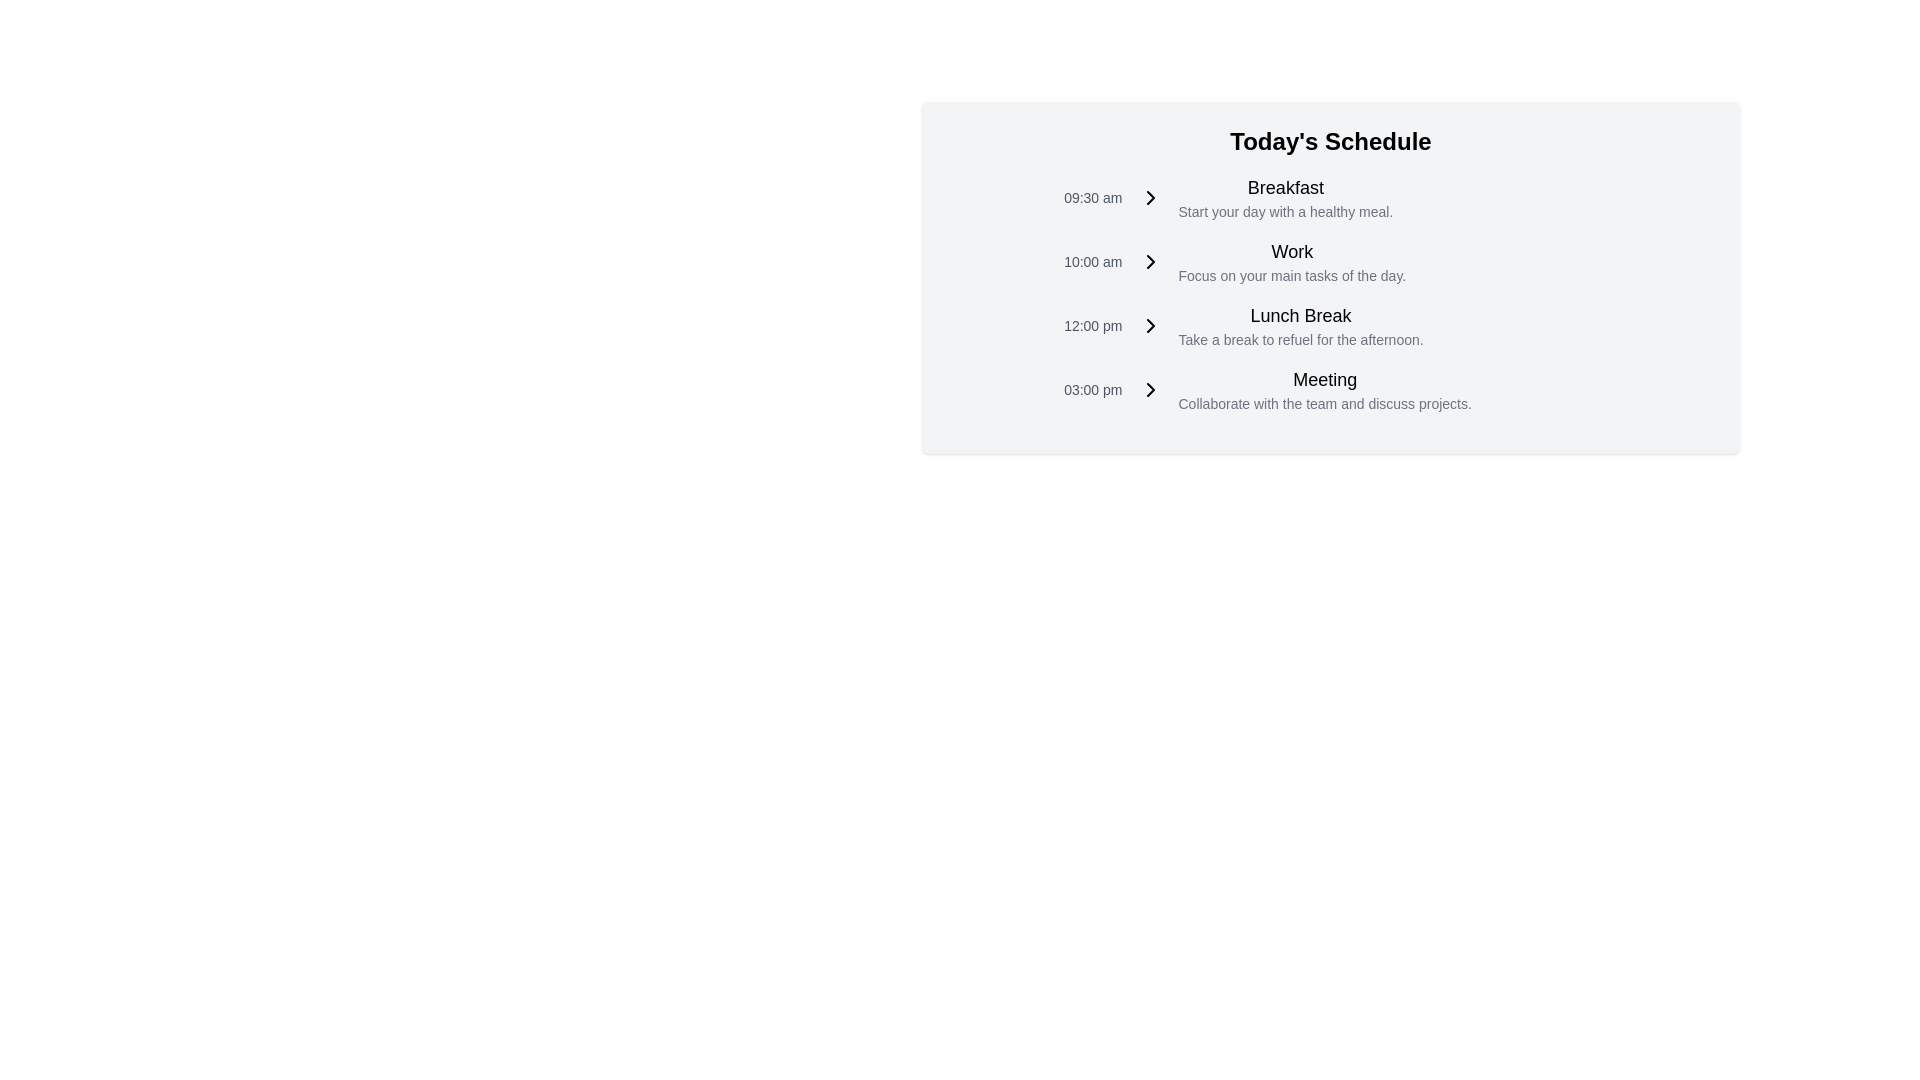 The height and width of the screenshot is (1080, 1920). What do you see at coordinates (1092, 261) in the screenshot?
I see `the text label displaying '10:00 am', which is the second time entry in a schedule list, located below '09:30 am' and above '12:00 pm'` at bounding box center [1092, 261].